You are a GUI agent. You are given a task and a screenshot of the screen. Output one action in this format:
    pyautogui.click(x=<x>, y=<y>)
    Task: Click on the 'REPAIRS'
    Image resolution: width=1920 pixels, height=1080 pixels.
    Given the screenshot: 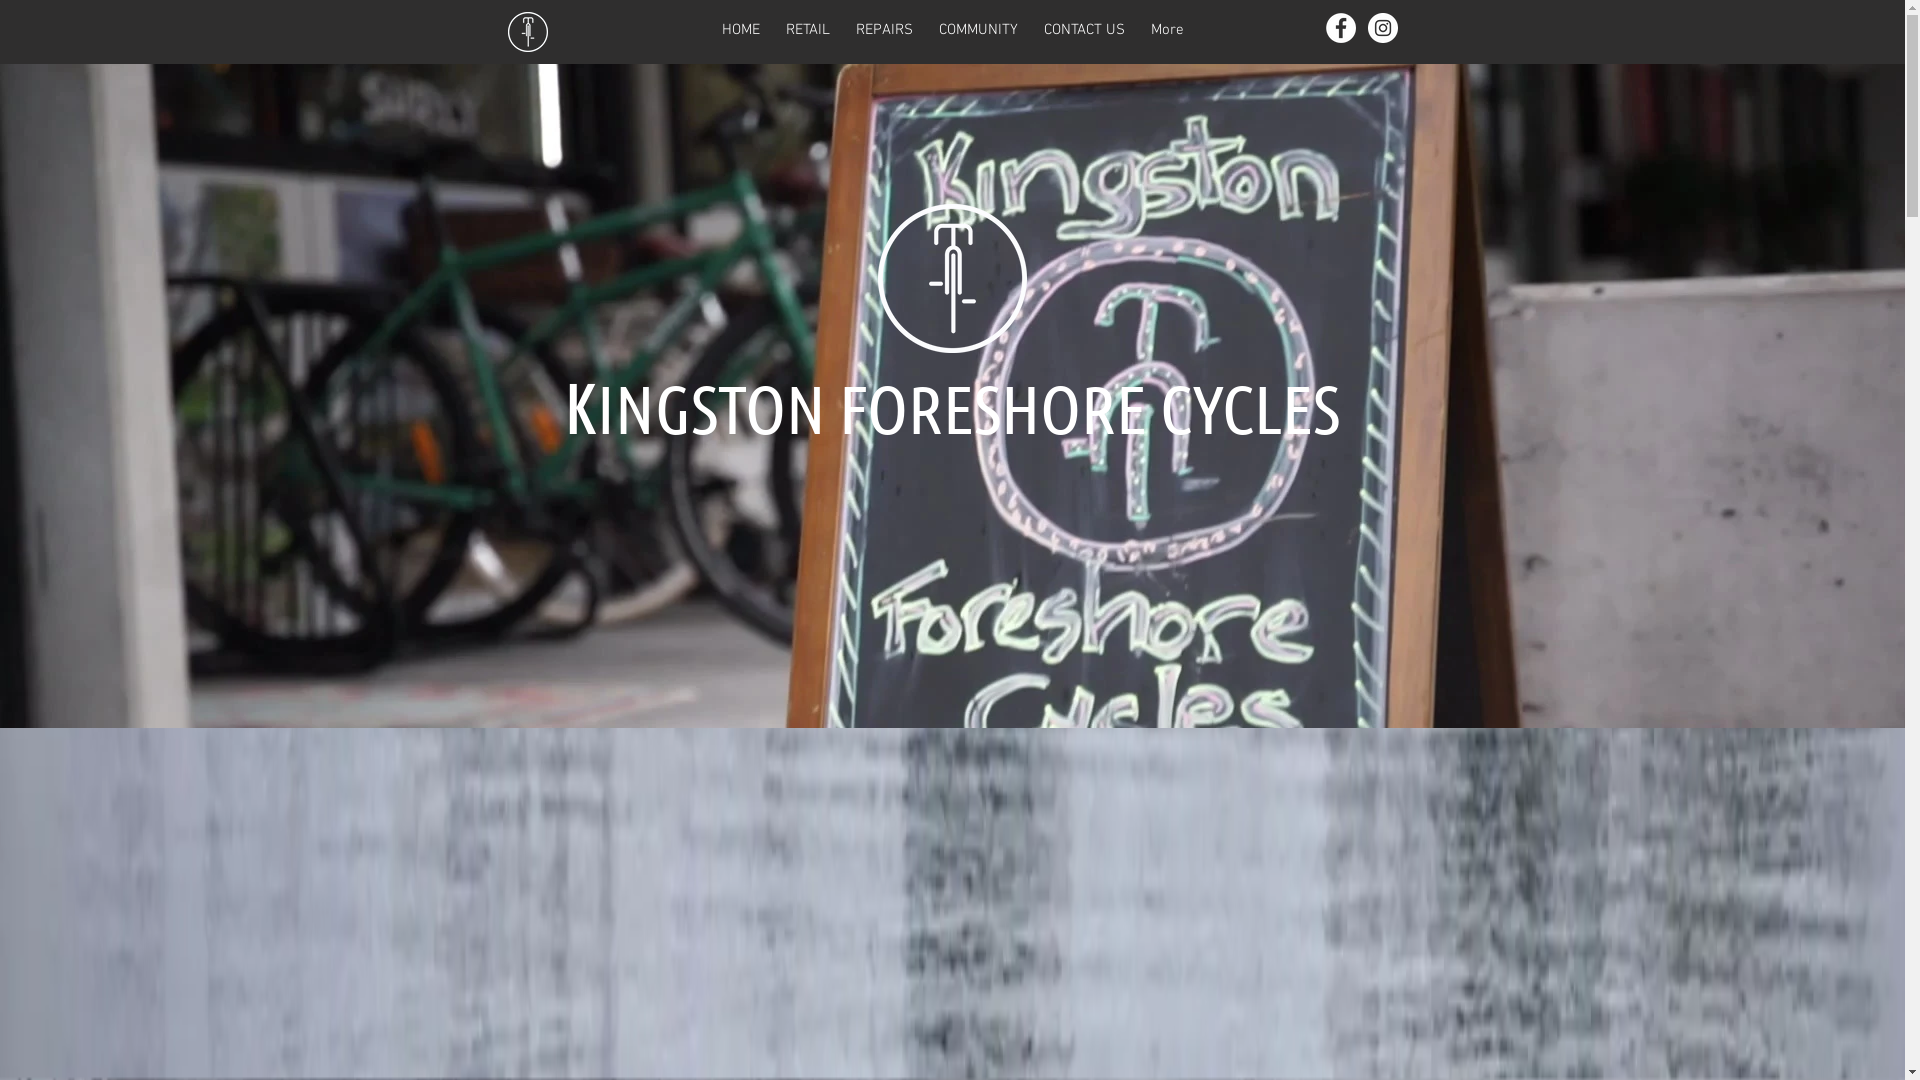 What is the action you would take?
    pyautogui.click(x=882, y=31)
    